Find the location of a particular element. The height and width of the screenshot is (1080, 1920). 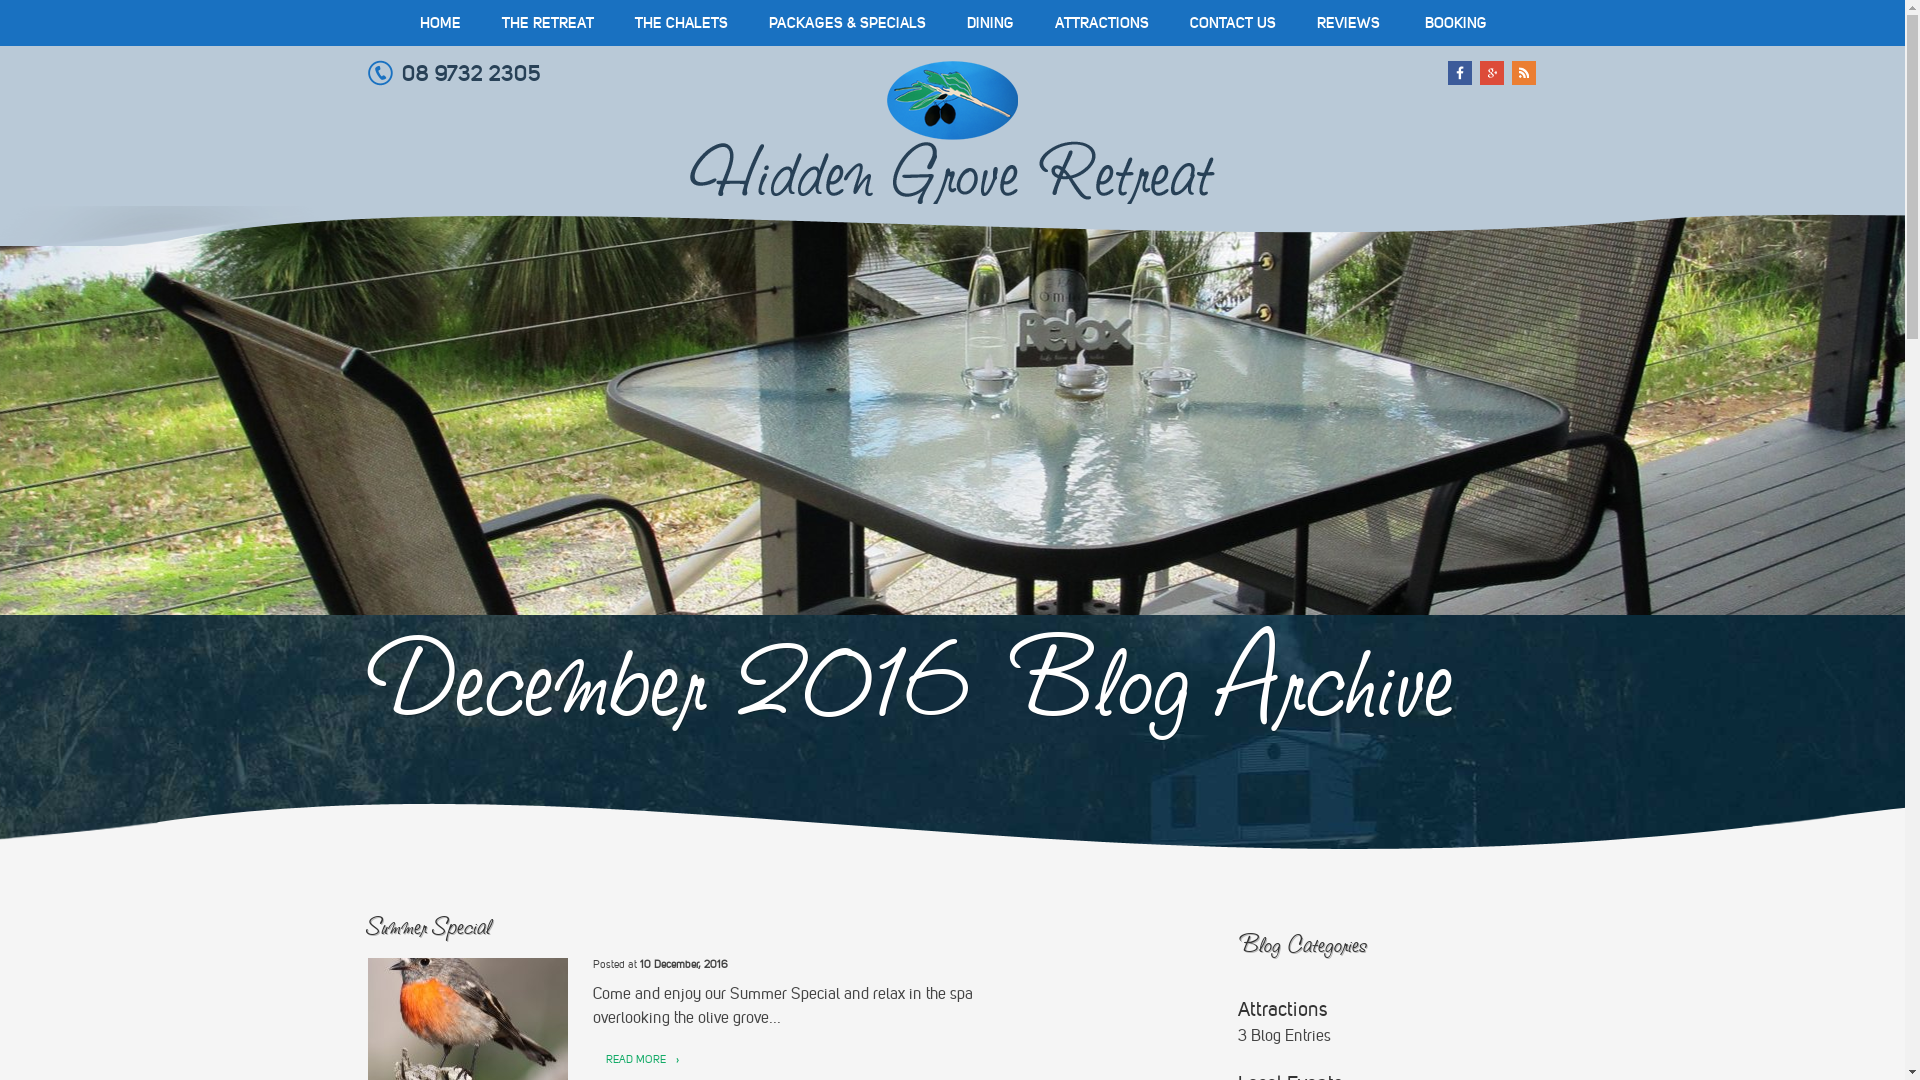

'CONTACT US' is located at coordinates (1232, 23).